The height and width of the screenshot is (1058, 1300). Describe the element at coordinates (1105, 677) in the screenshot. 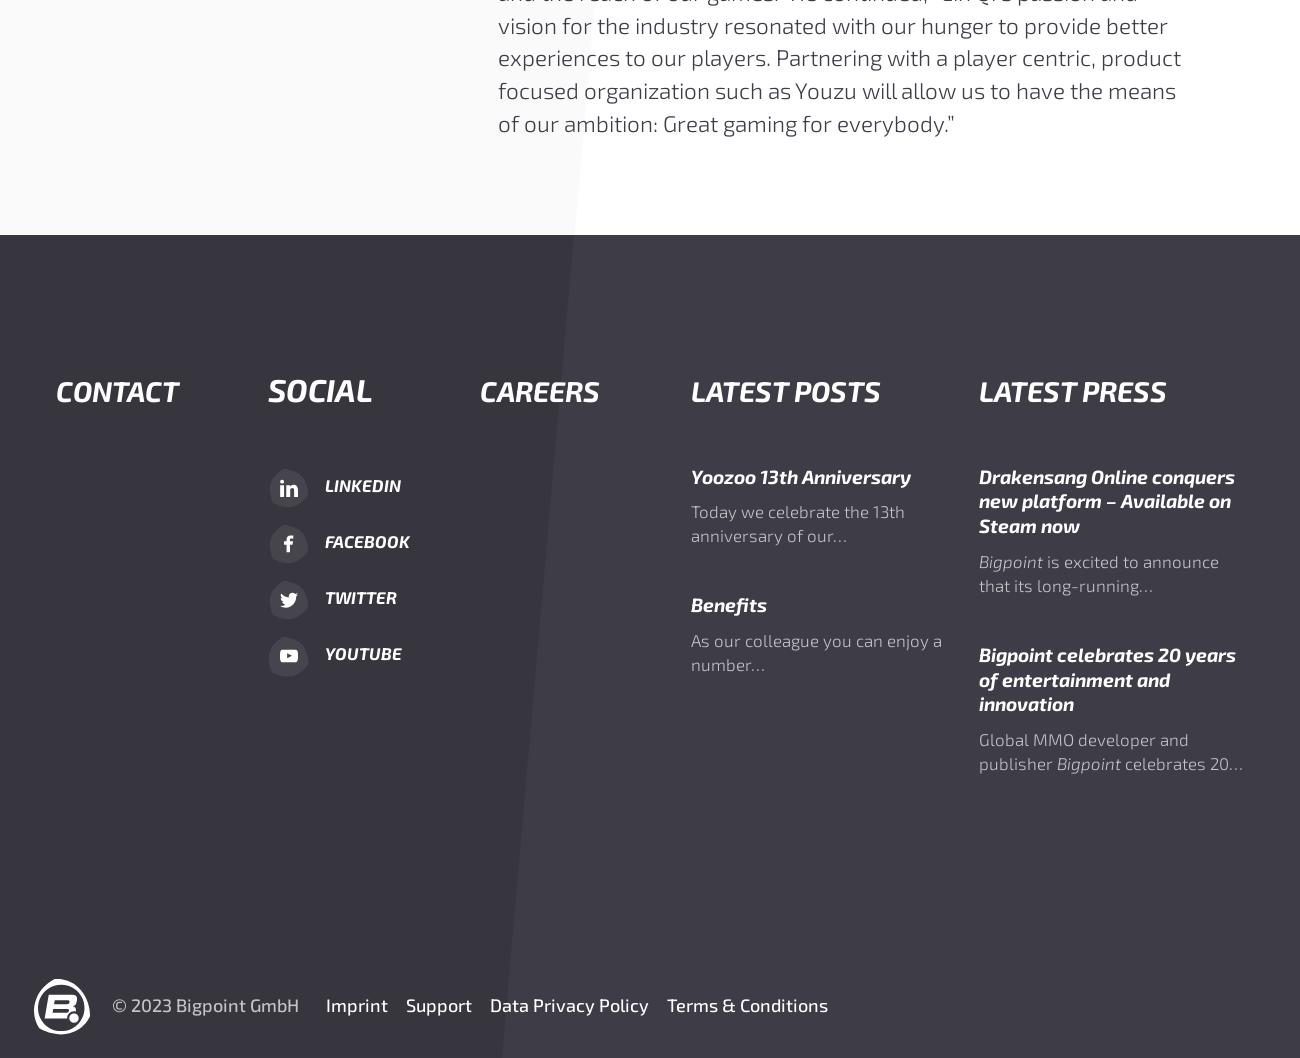

I see `'Bigpoint celebrates 20 years of entertainment and innovation'` at that location.